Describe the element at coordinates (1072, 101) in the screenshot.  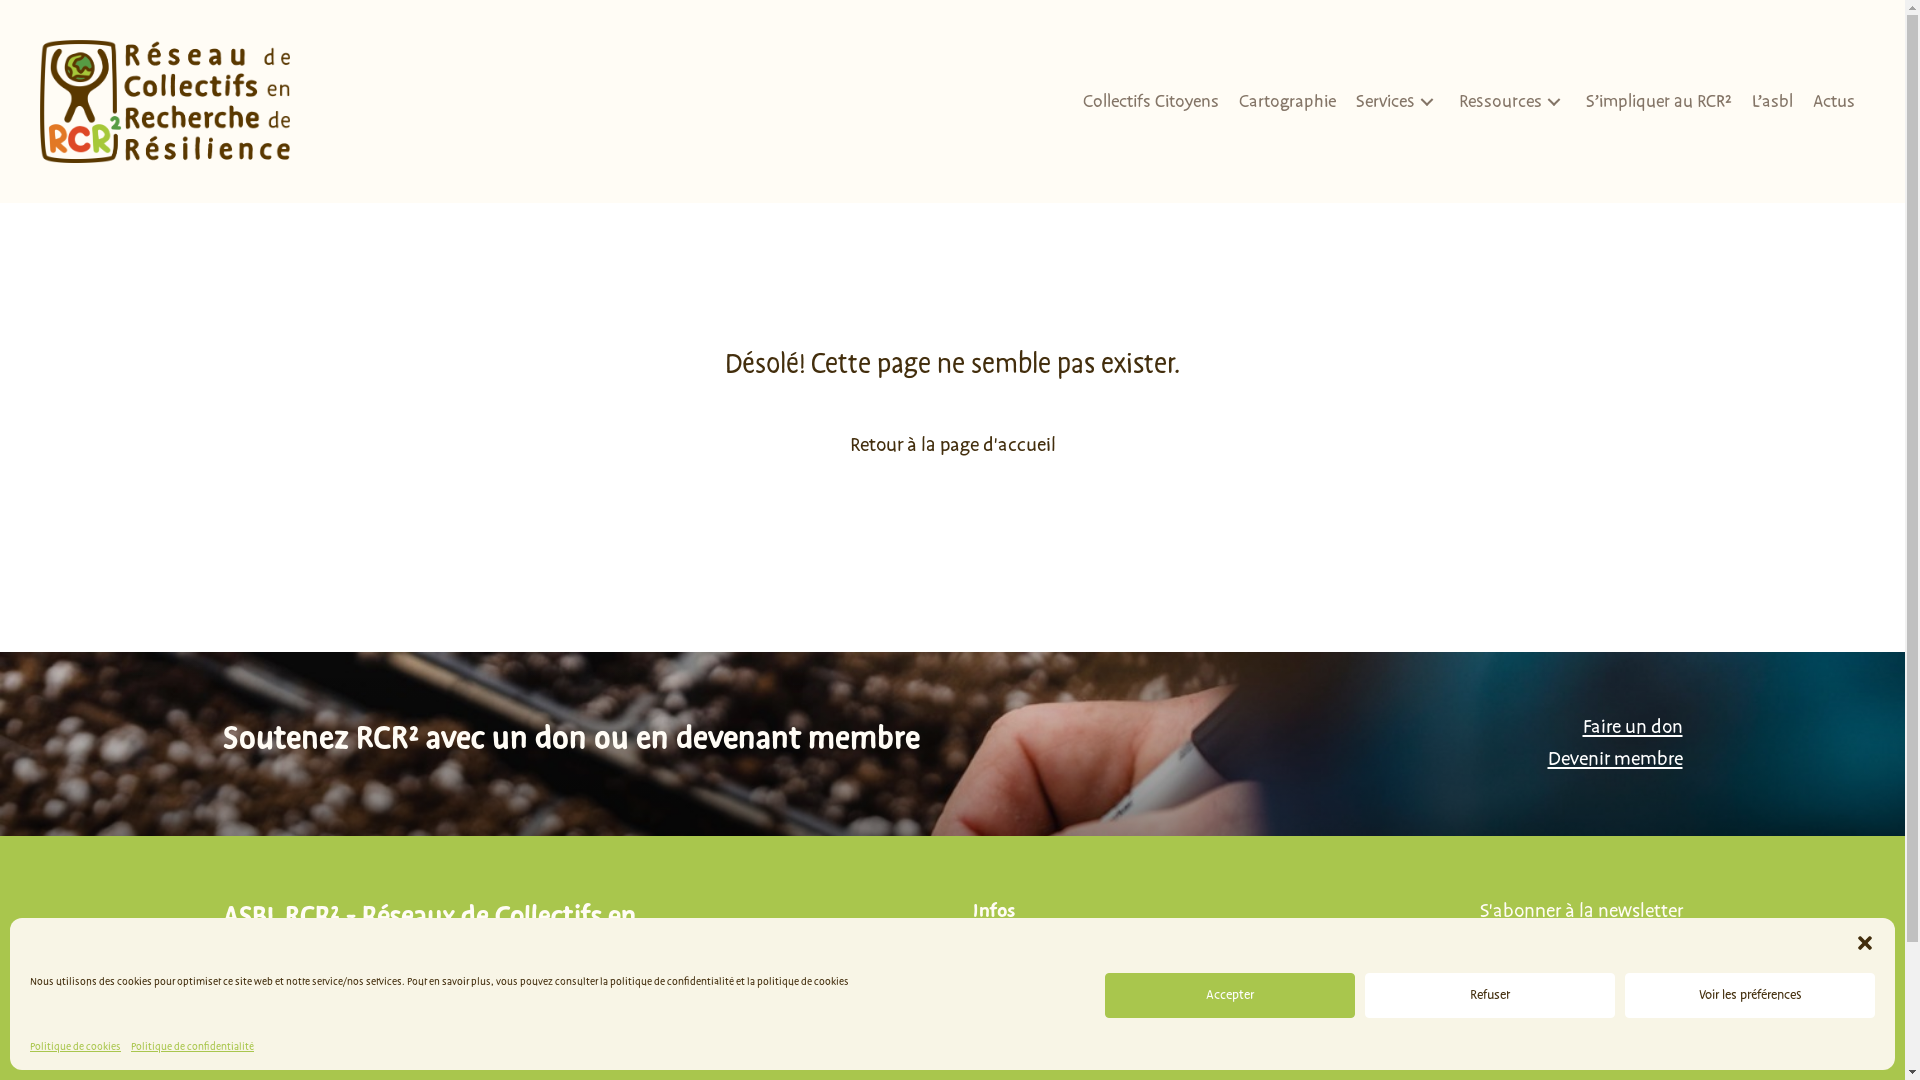
I see `'Collectifs Citoyens'` at that location.